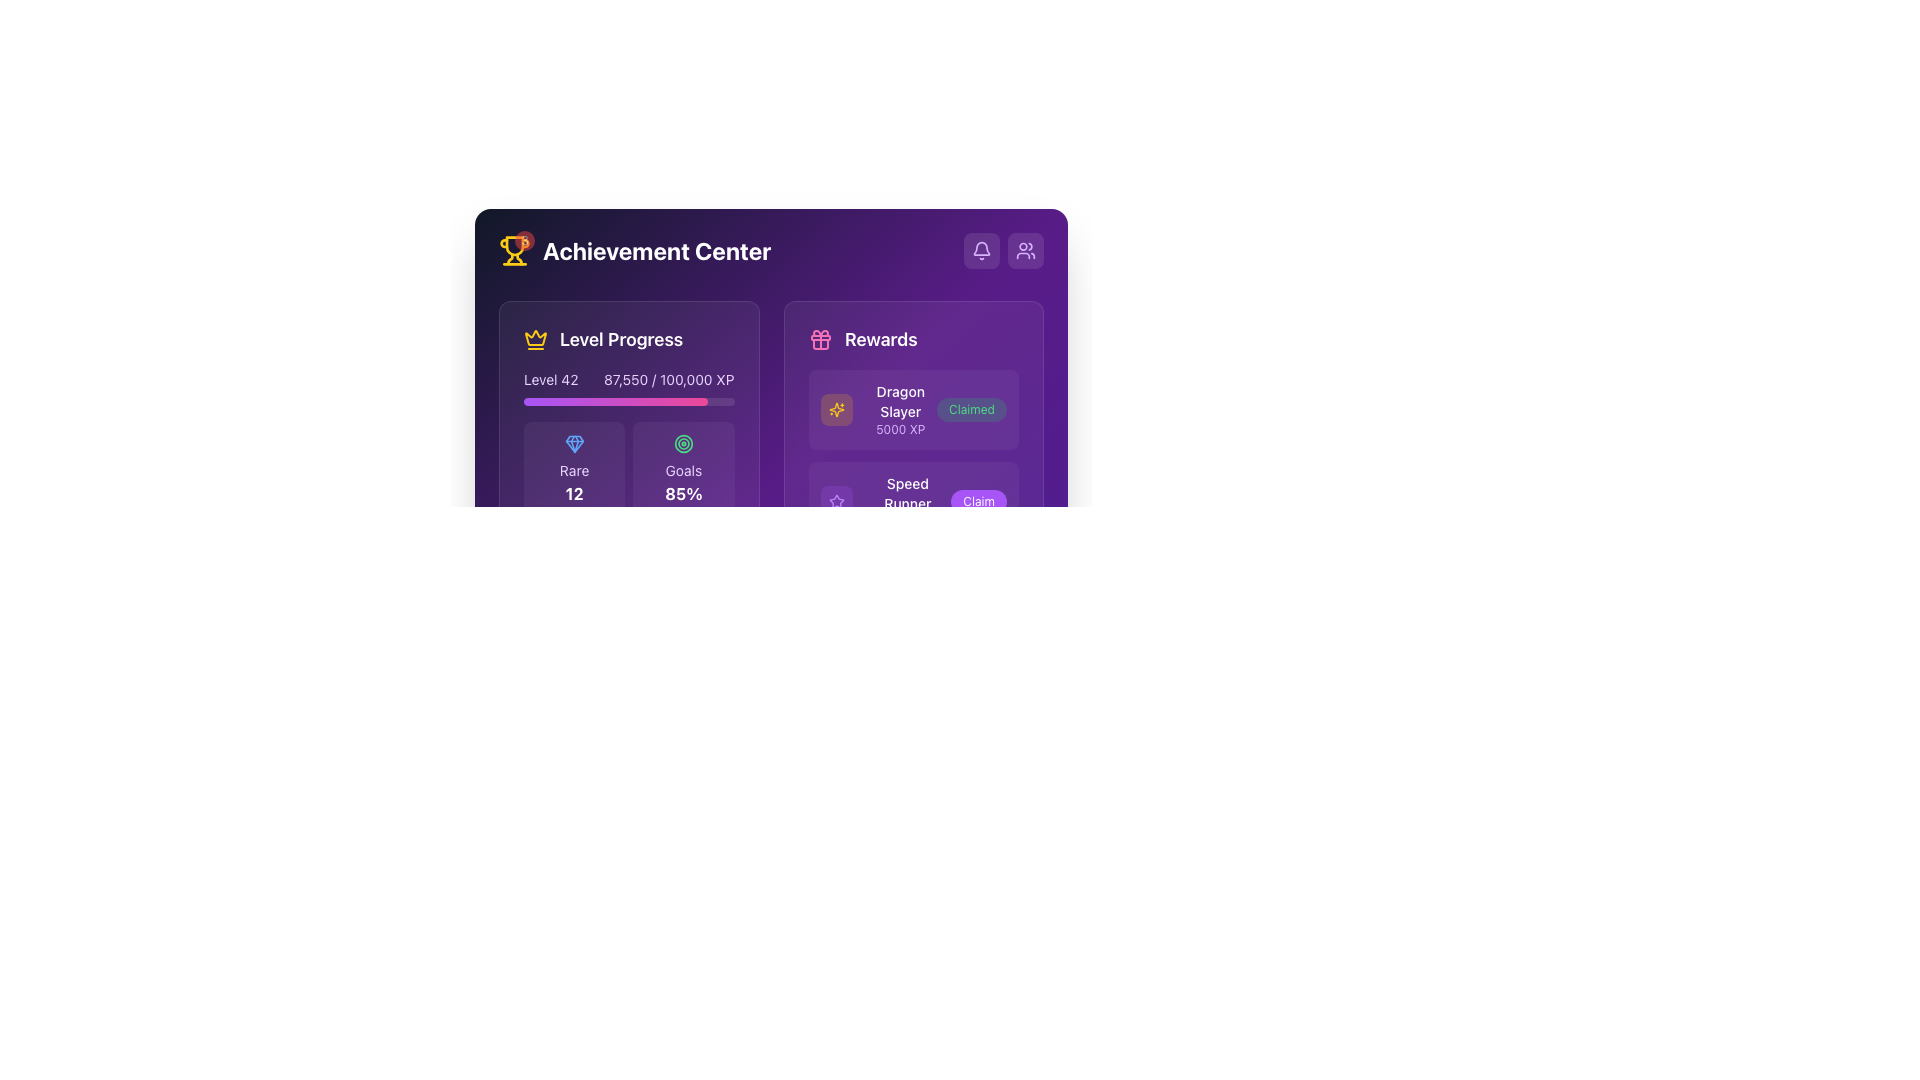  Describe the element at coordinates (628, 338) in the screenshot. I see `the 'Level Progress' header section, which includes an icon and text, for interaction` at that location.